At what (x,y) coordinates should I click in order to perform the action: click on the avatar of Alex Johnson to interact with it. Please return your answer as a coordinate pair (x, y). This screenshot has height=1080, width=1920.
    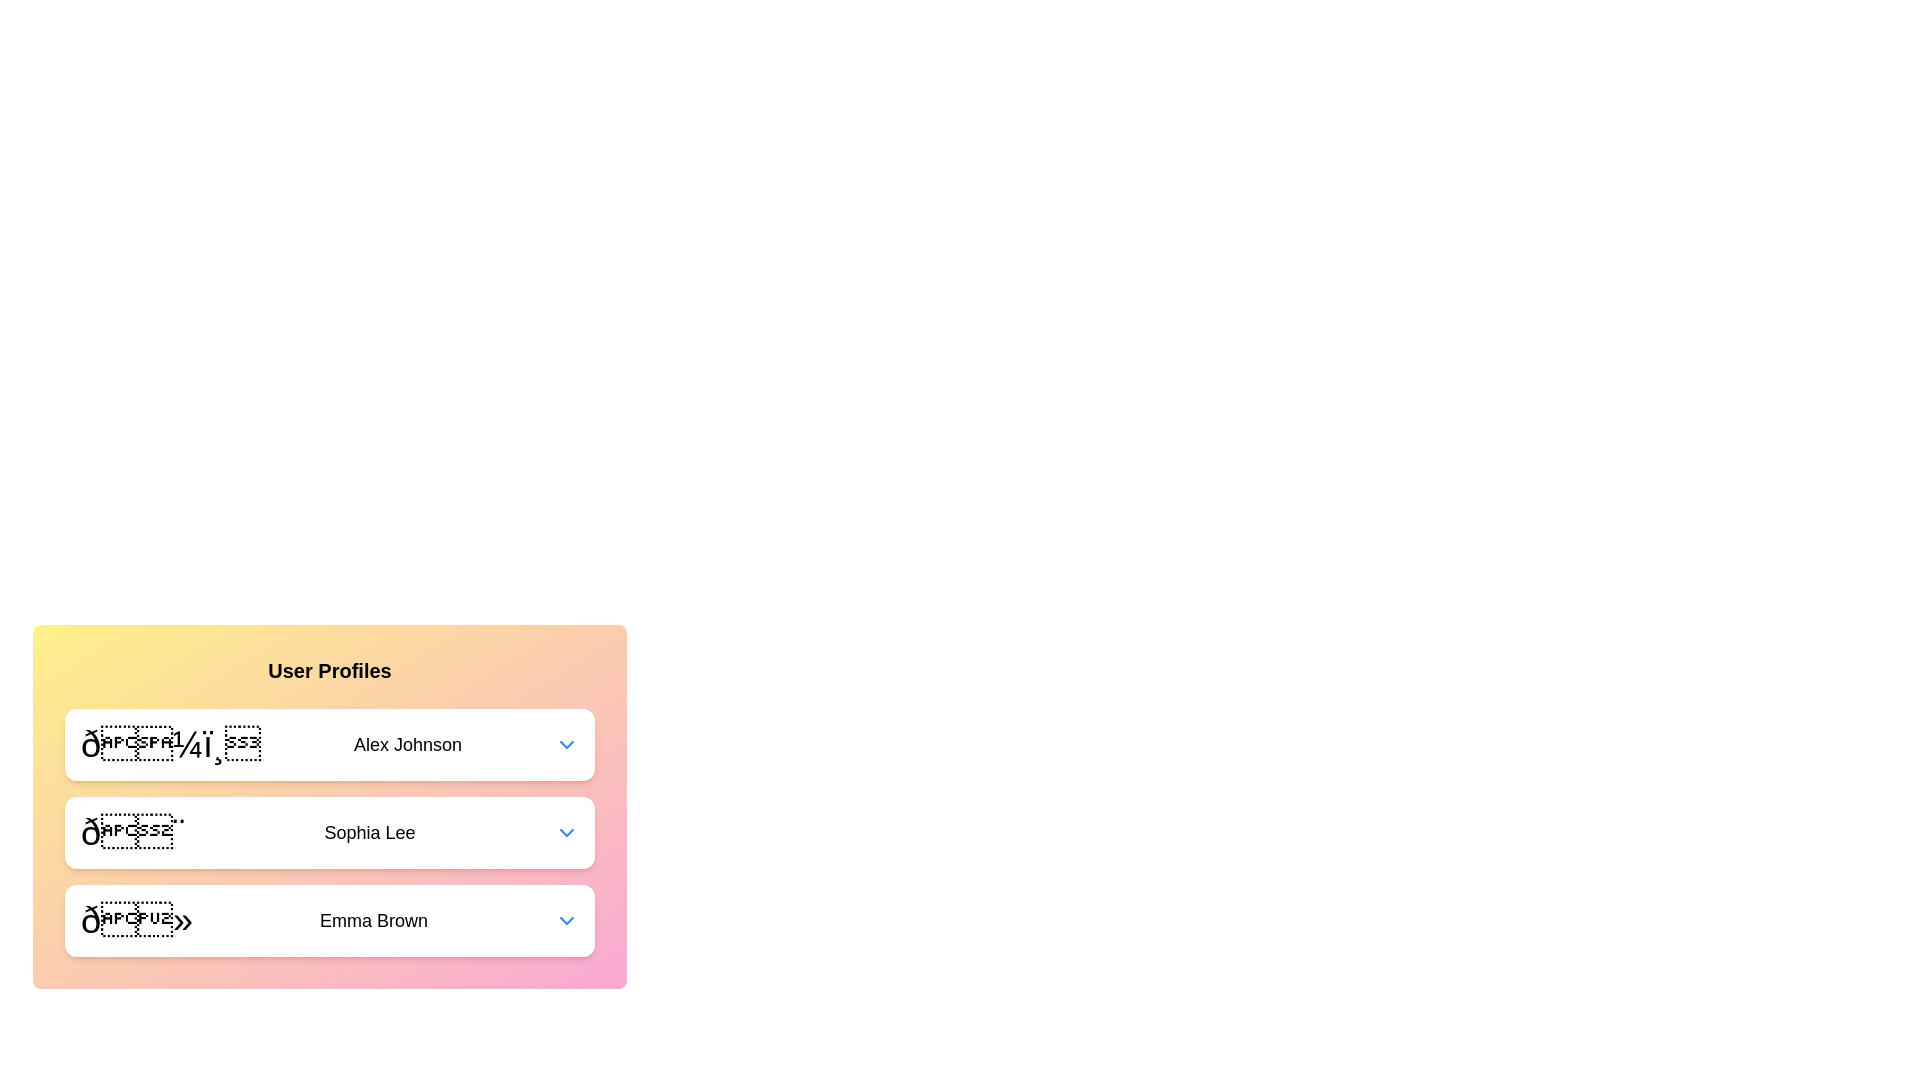
    Looking at the image, I should click on (171, 744).